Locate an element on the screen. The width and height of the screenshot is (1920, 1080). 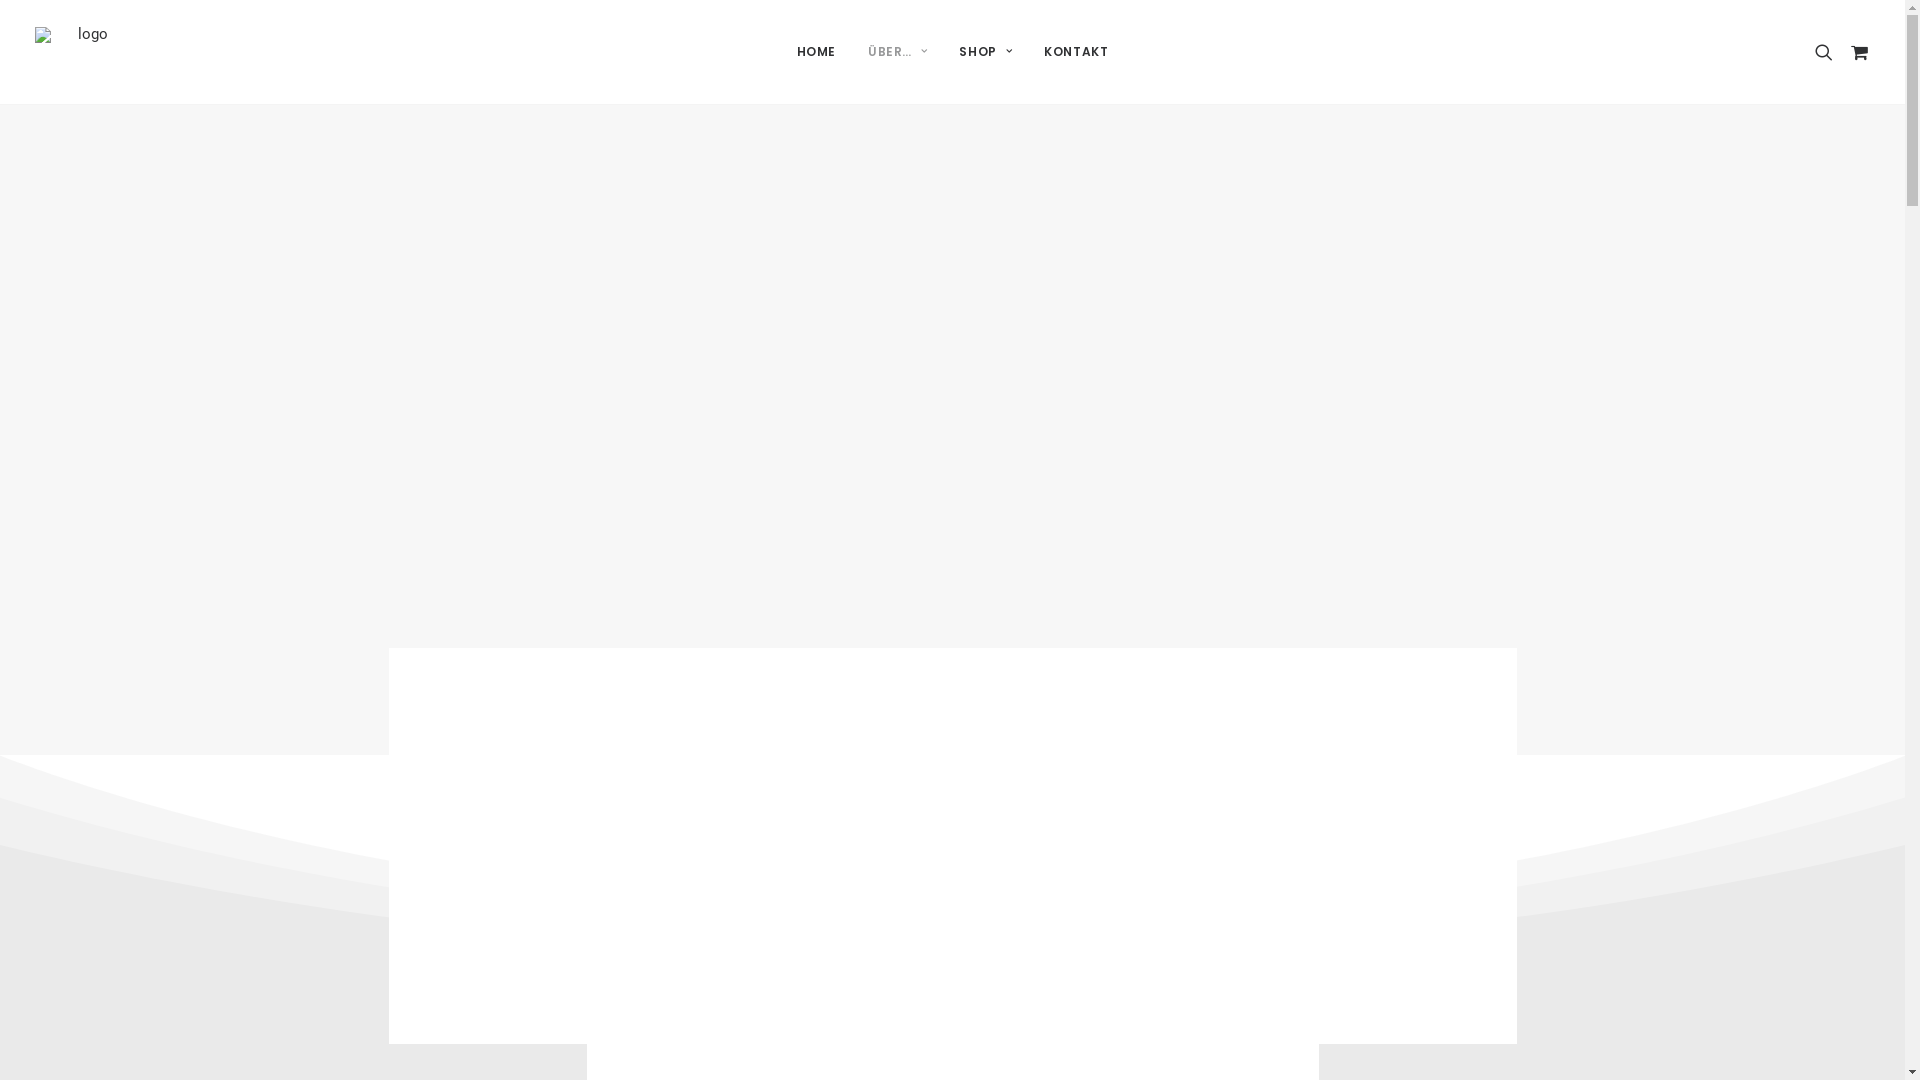
'HOME' is located at coordinates (815, 50).